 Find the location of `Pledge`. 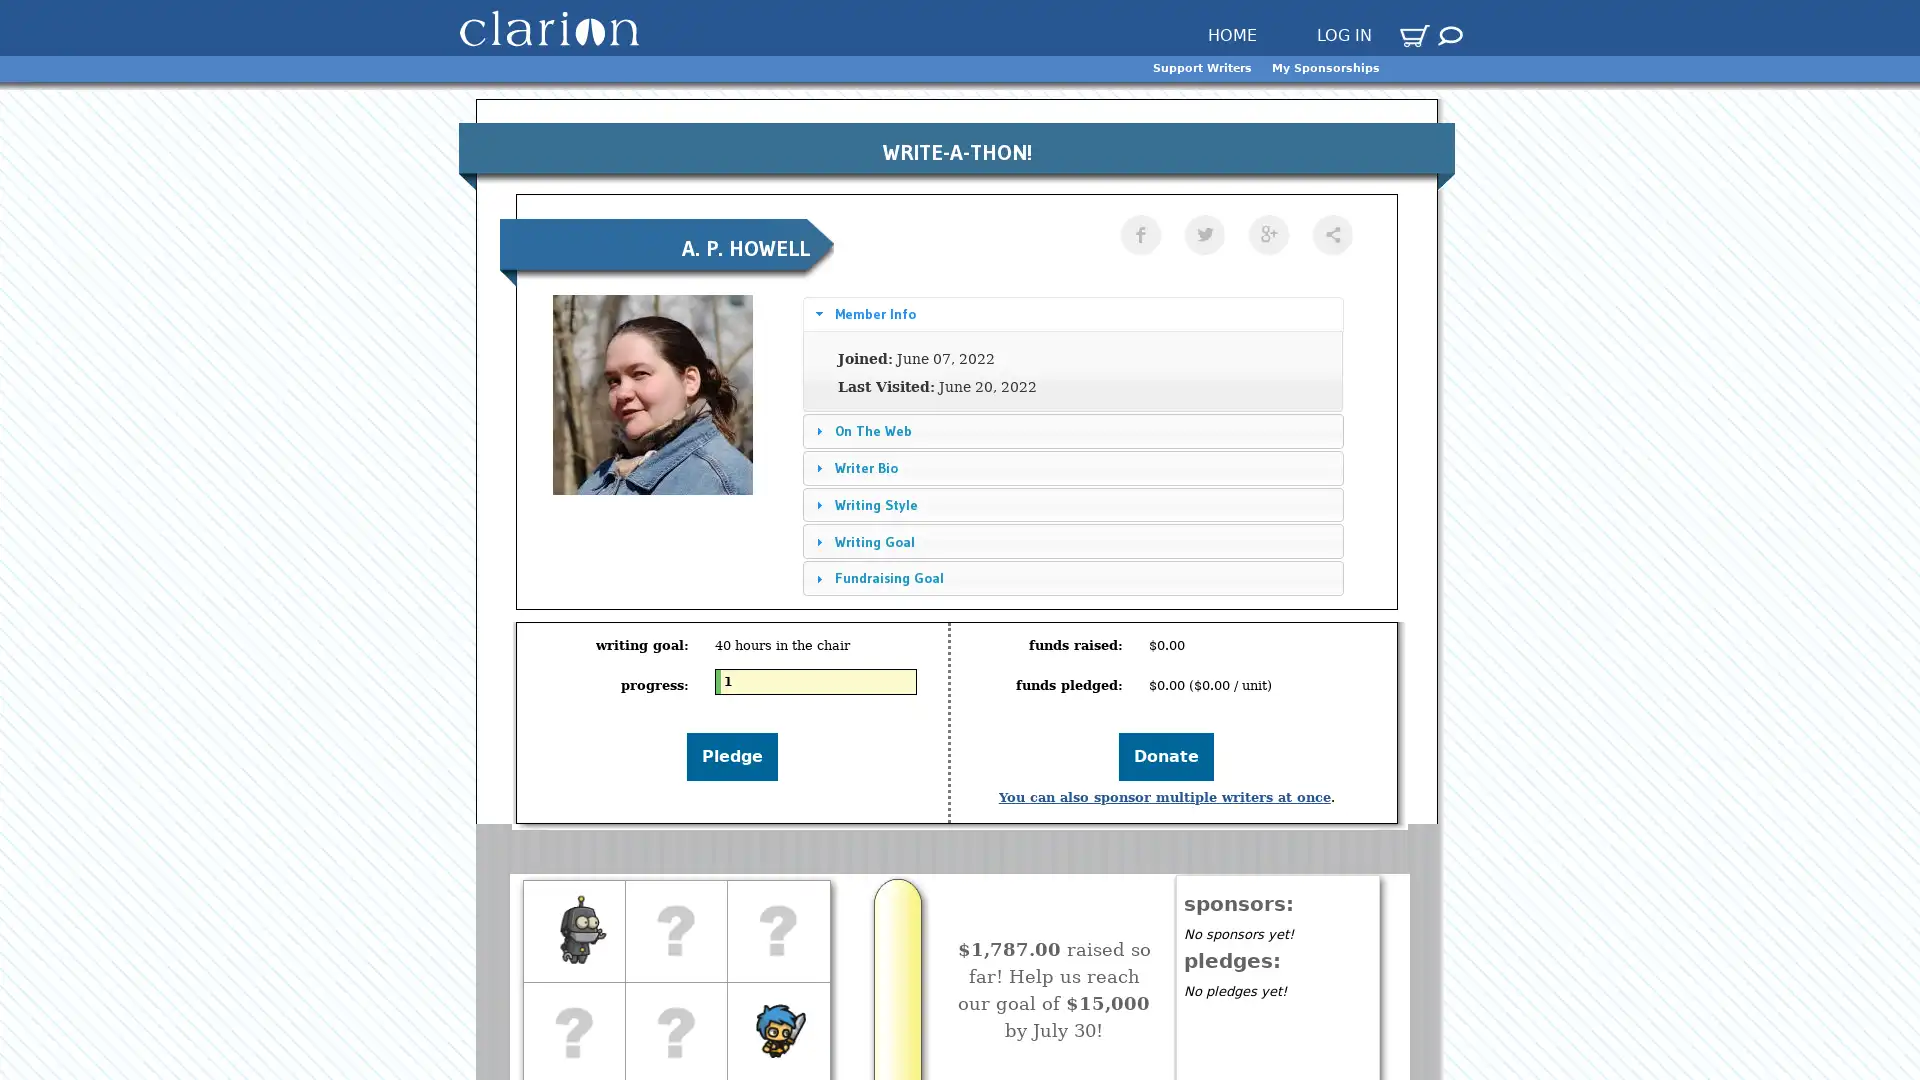

Pledge is located at coordinates (731, 756).